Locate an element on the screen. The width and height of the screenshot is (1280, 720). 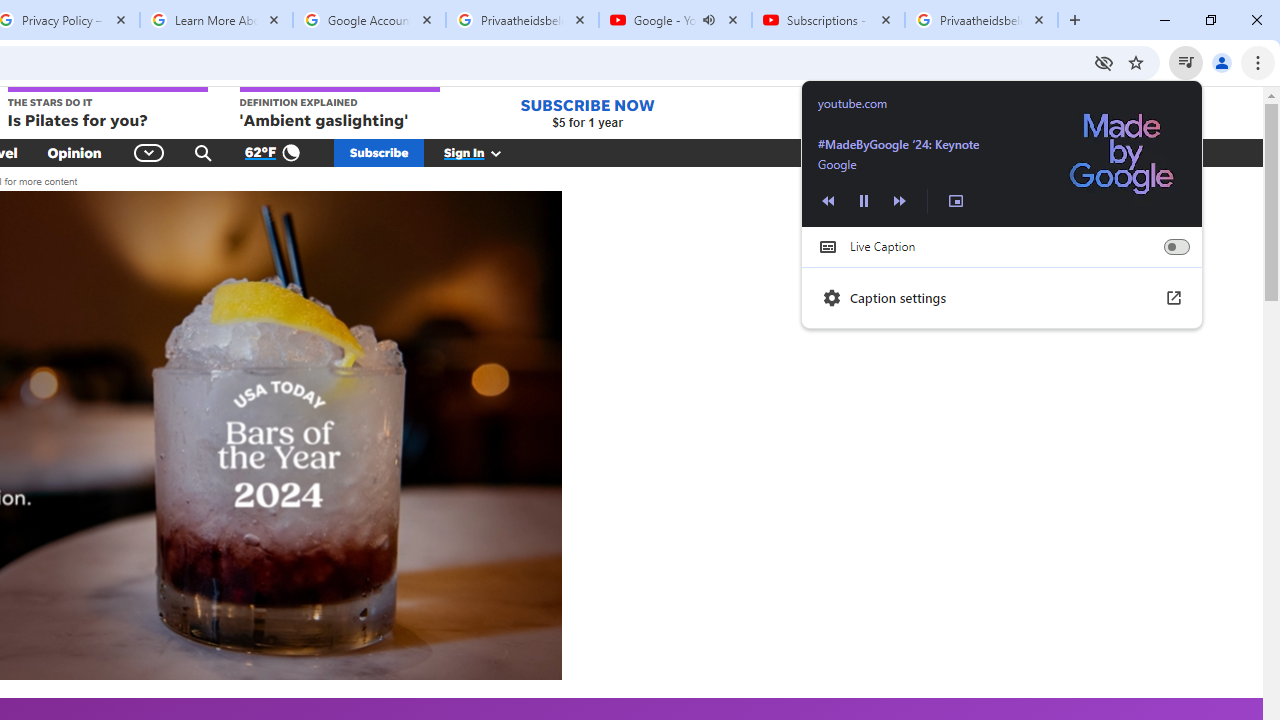
'DEFINITION EXPLAINED ' is located at coordinates (339, 109).